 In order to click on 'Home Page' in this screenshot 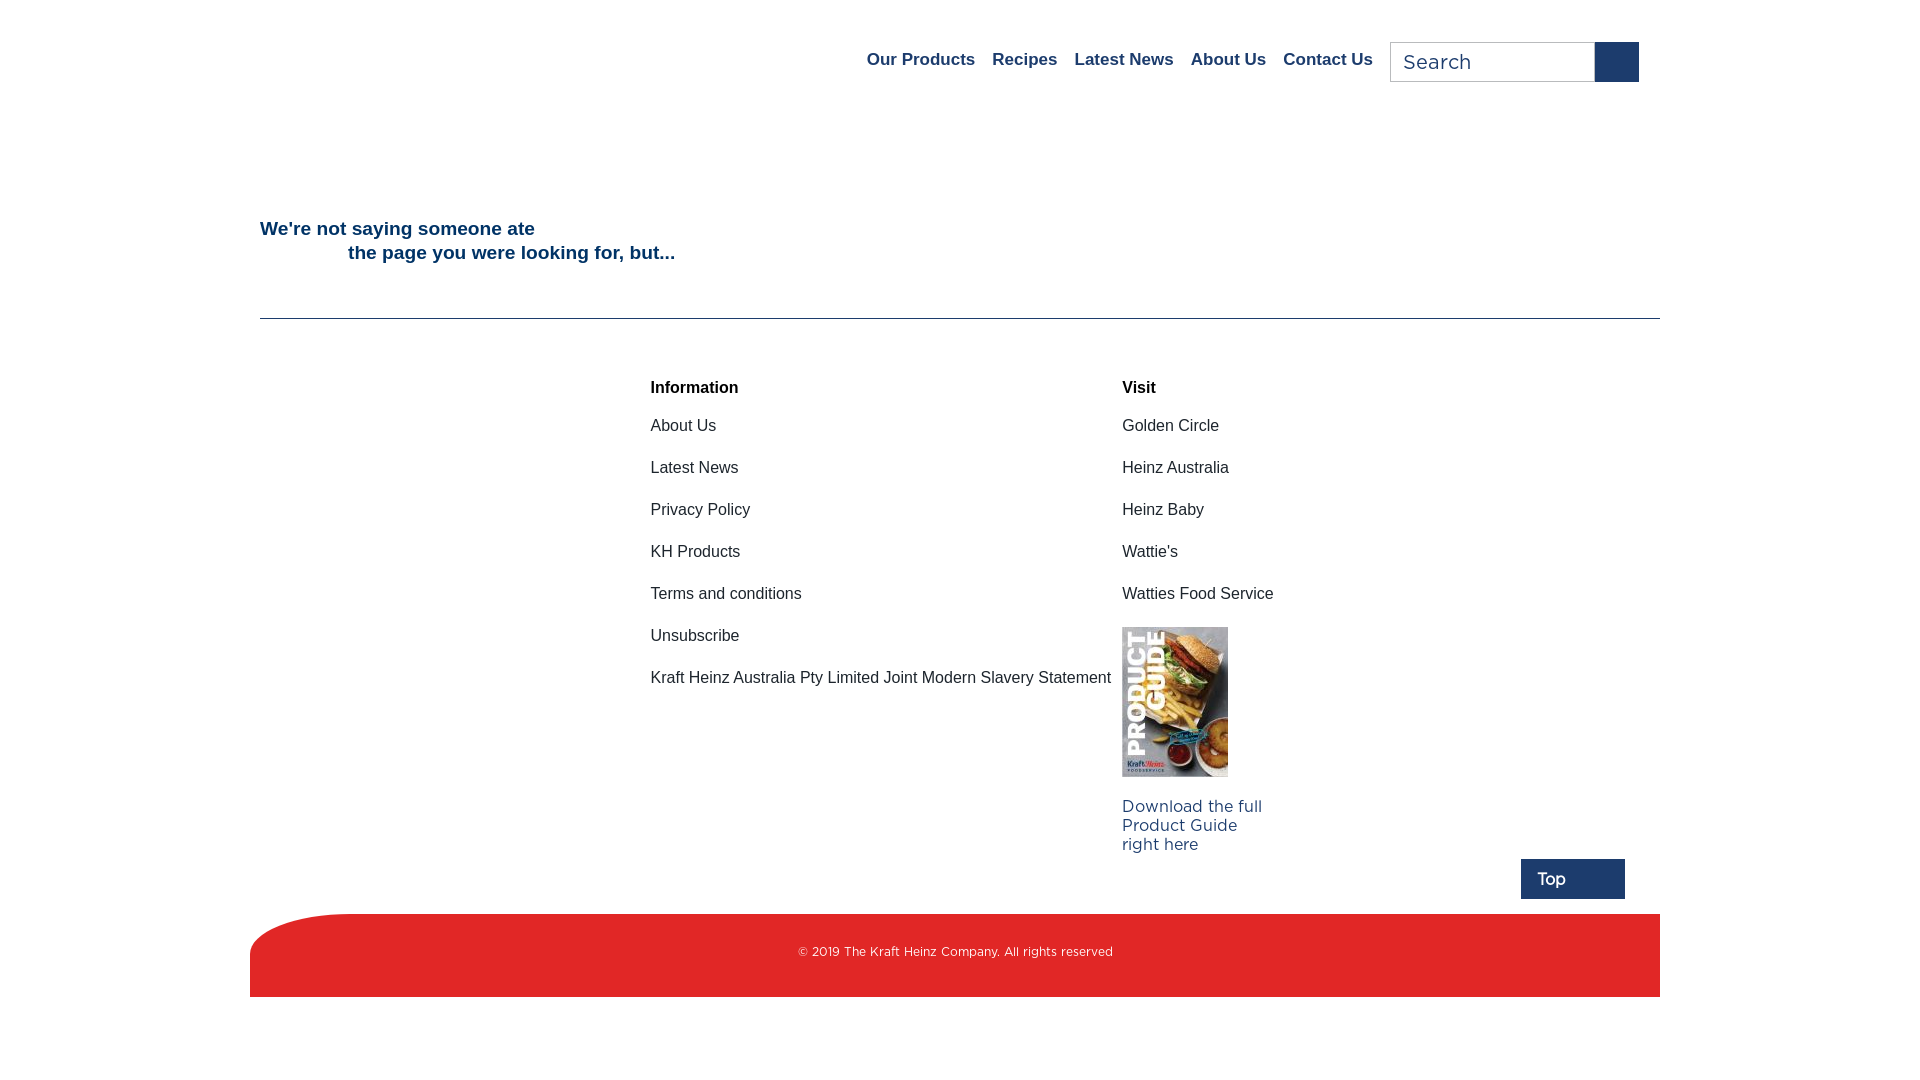, I will do `click(413, 57)`.